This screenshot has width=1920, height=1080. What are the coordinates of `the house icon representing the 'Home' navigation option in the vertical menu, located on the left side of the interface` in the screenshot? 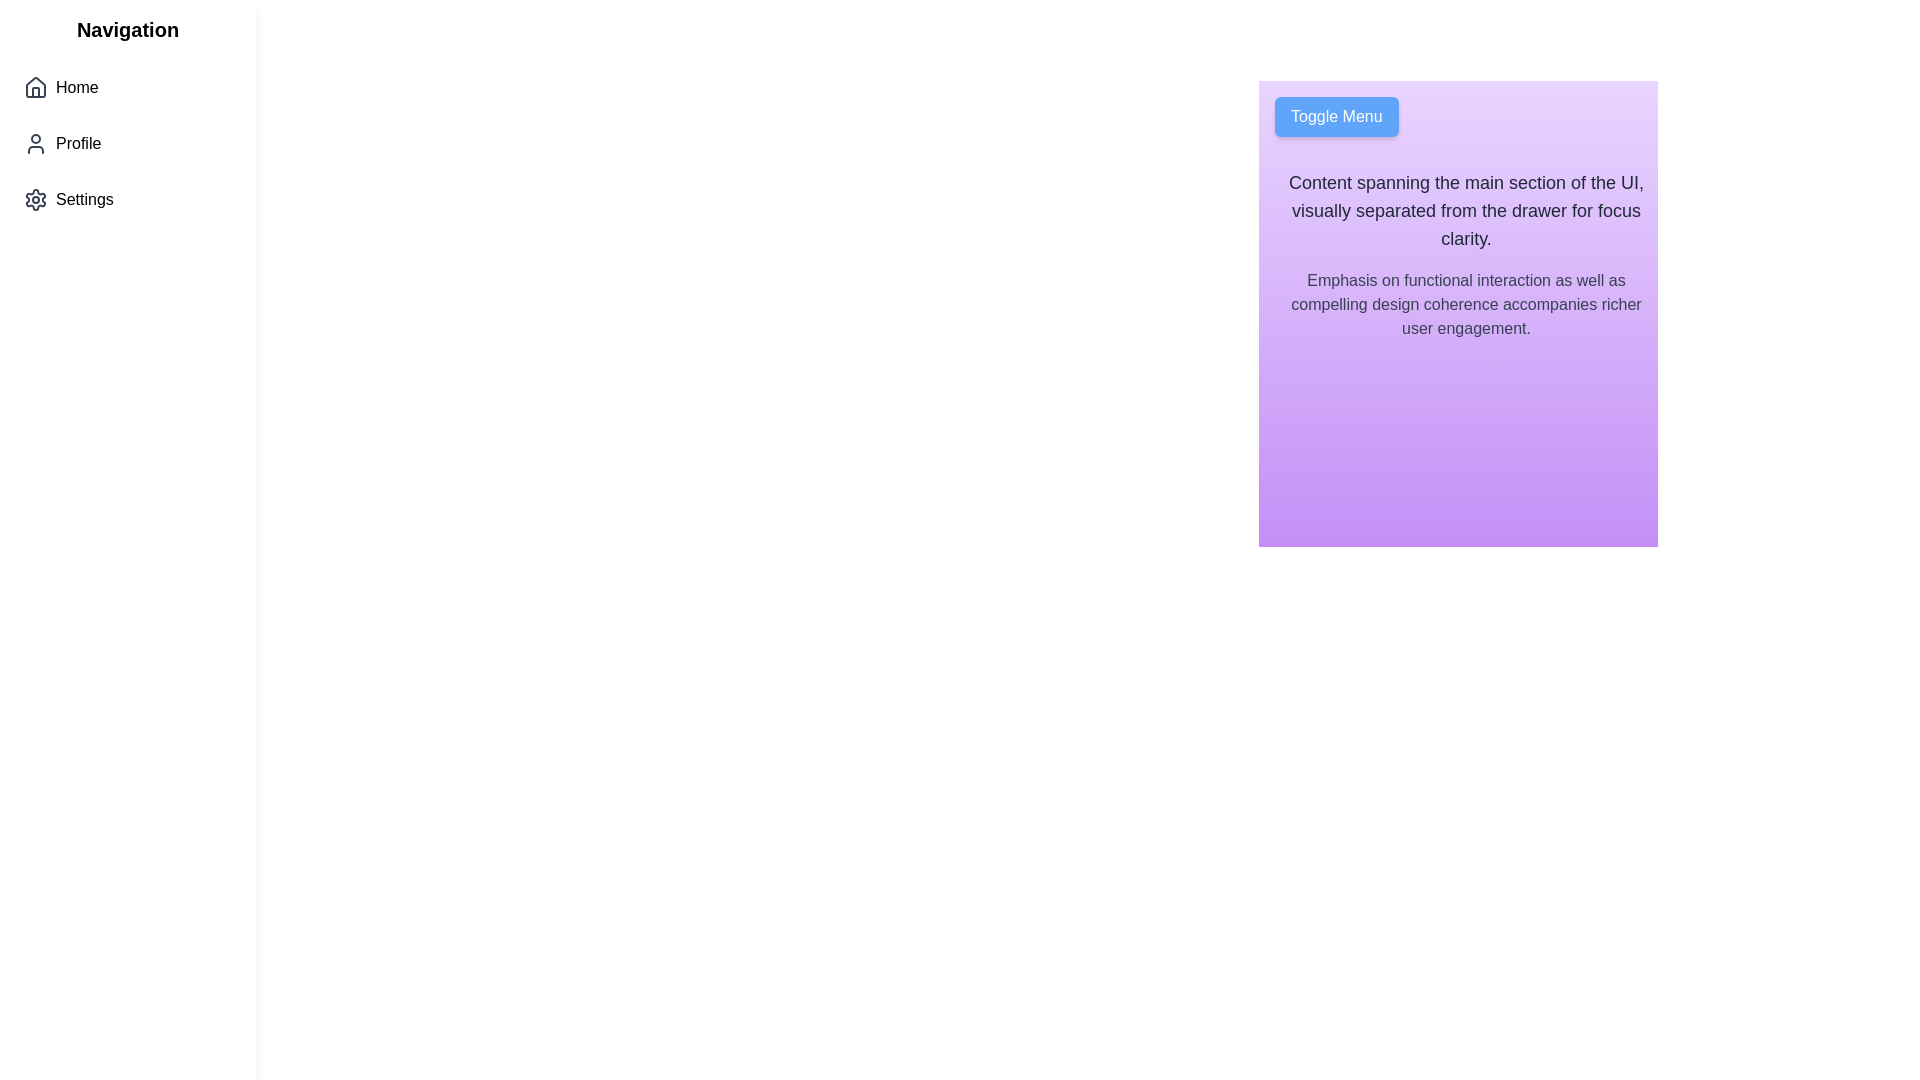 It's located at (35, 86).